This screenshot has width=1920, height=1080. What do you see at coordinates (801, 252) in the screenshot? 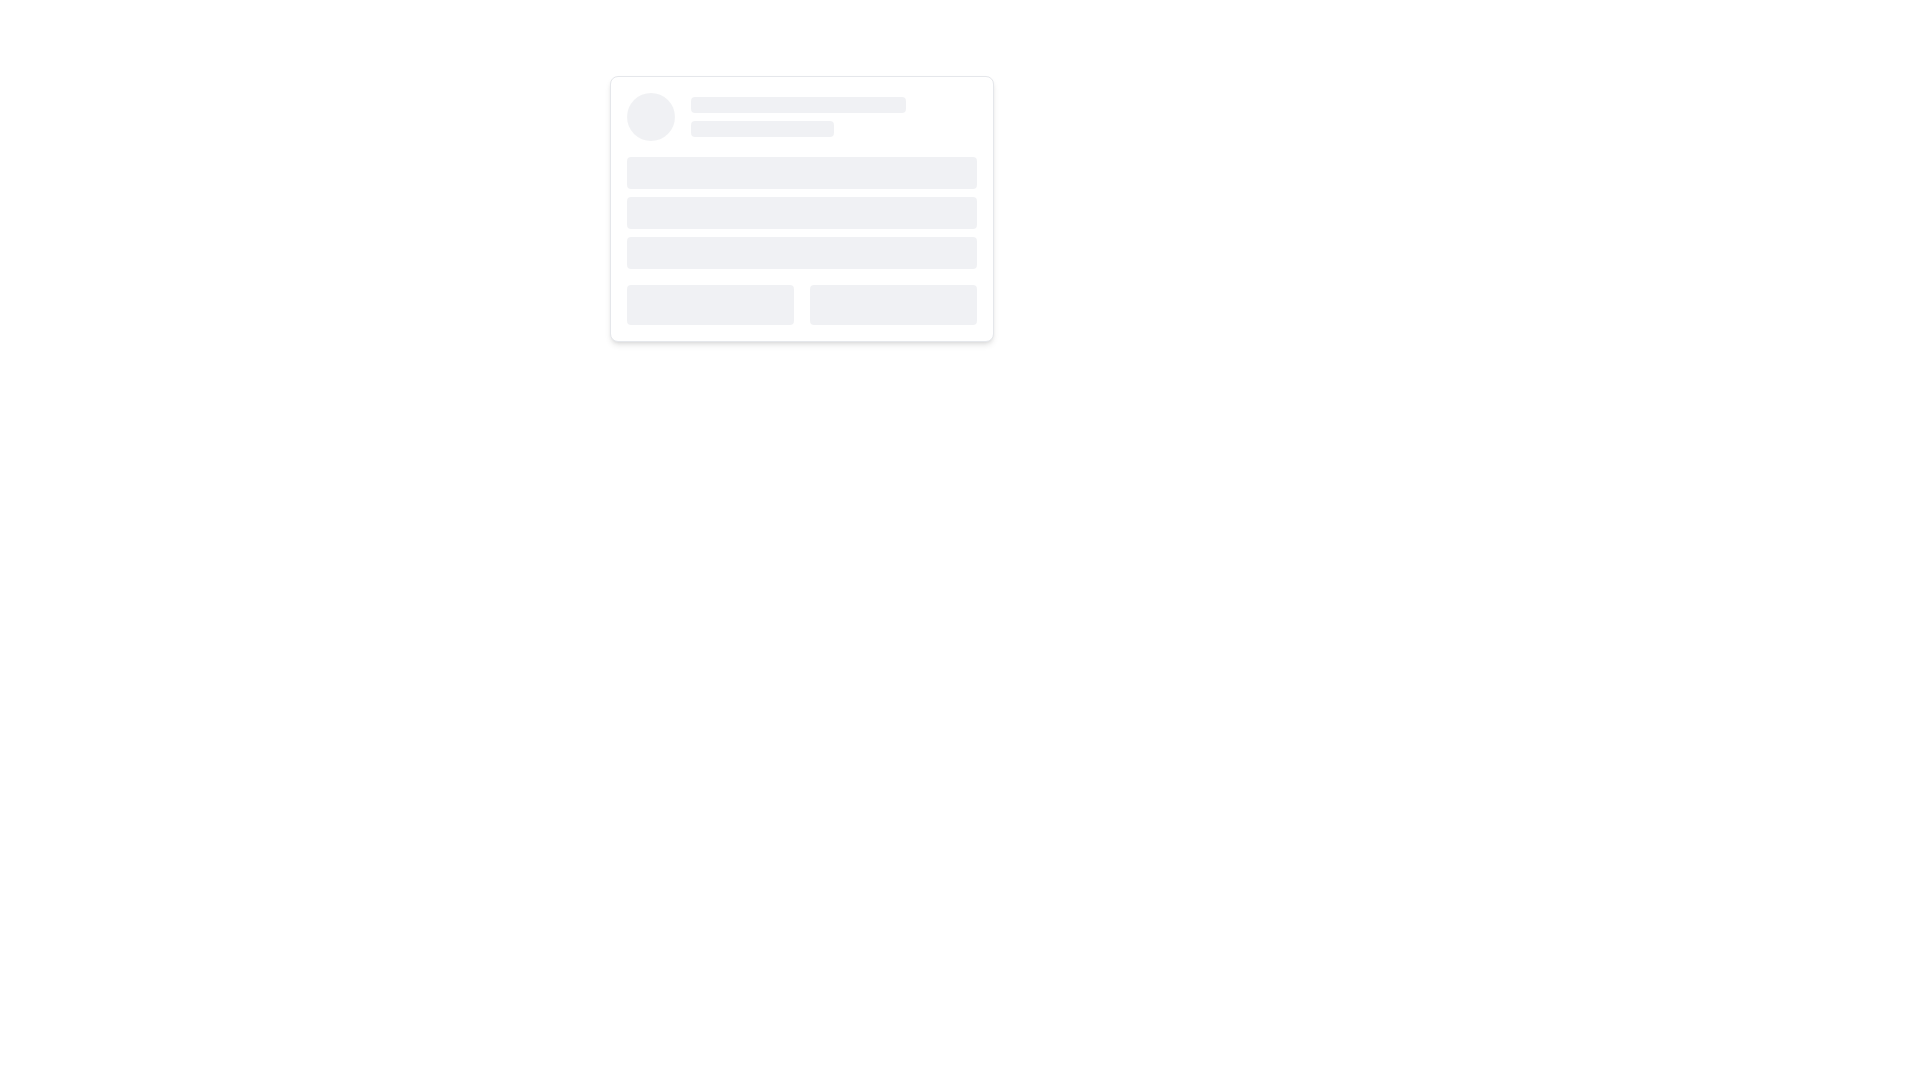
I see `the third (bottommost) Loading placeholder, which is a light gray rectangular element with rounded corners and a shimmering animation` at bounding box center [801, 252].